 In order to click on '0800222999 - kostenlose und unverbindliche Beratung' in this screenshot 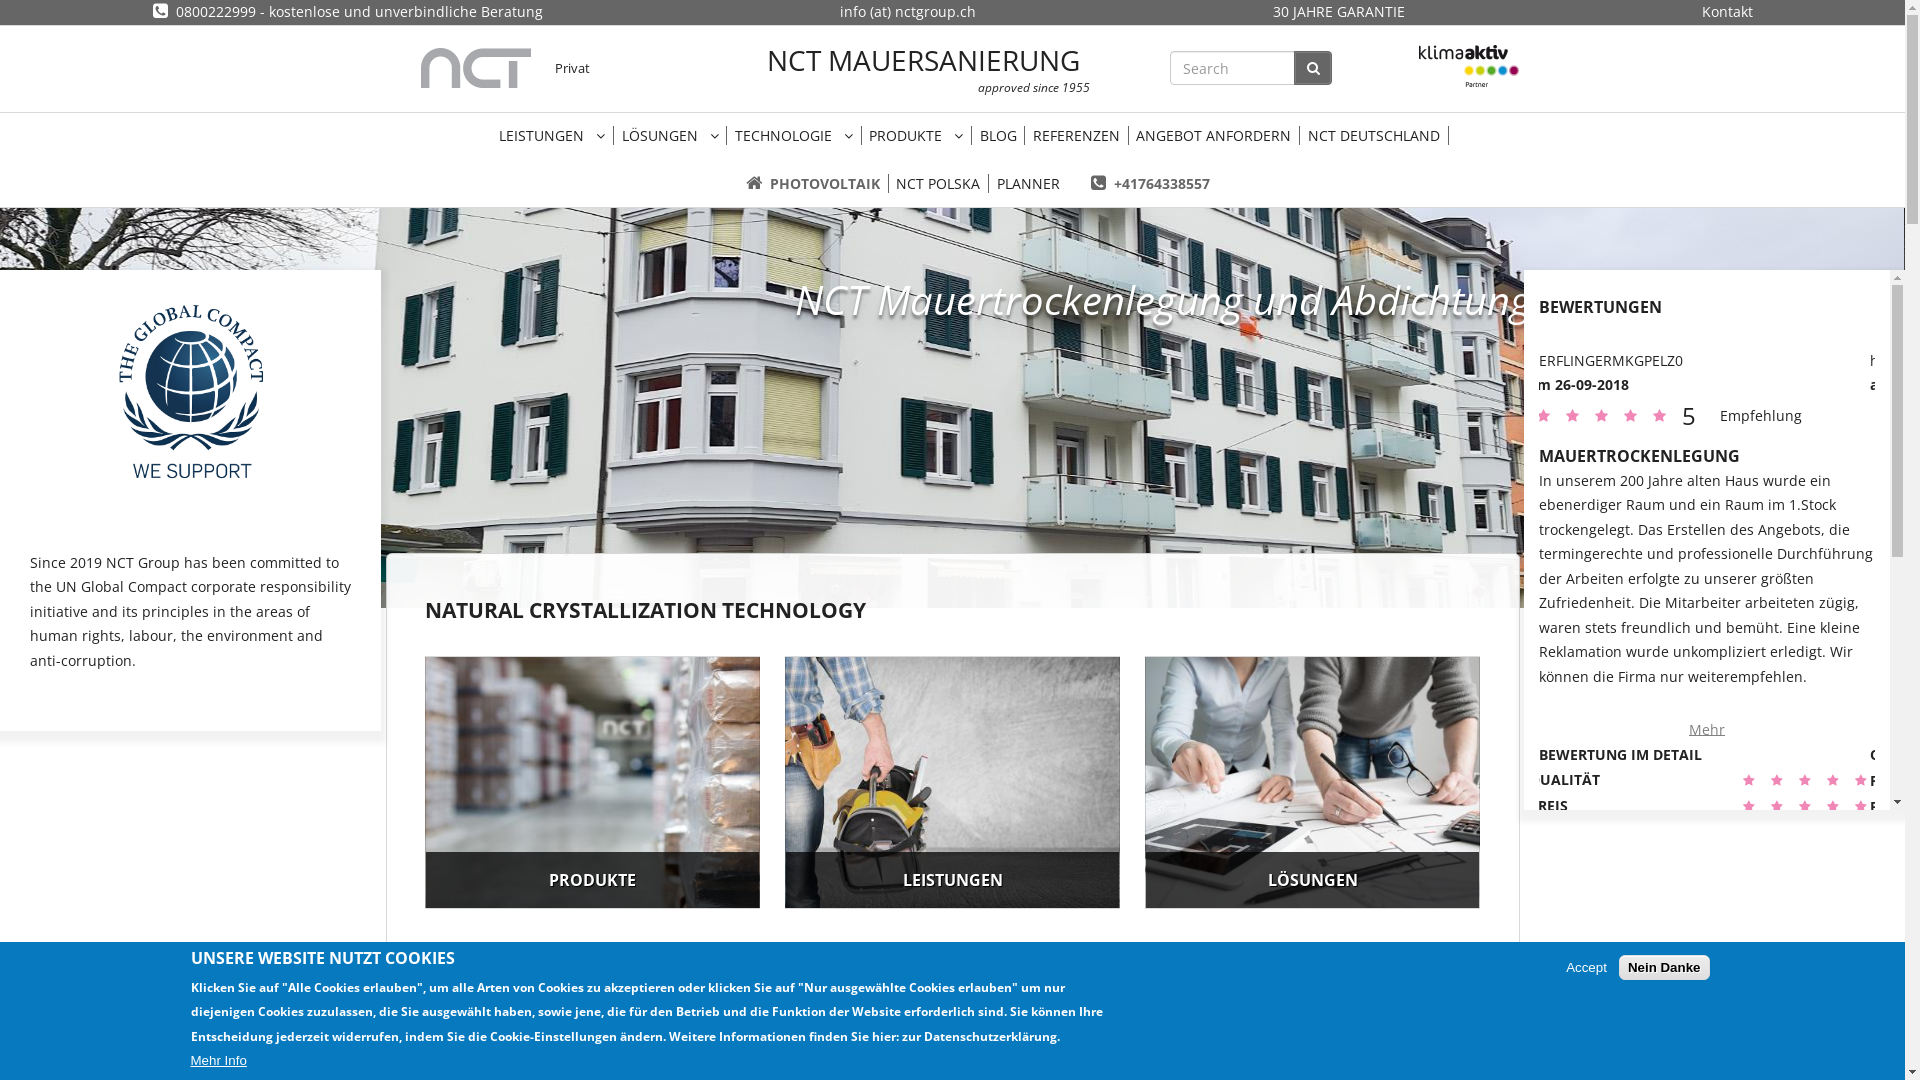, I will do `click(346, 11)`.